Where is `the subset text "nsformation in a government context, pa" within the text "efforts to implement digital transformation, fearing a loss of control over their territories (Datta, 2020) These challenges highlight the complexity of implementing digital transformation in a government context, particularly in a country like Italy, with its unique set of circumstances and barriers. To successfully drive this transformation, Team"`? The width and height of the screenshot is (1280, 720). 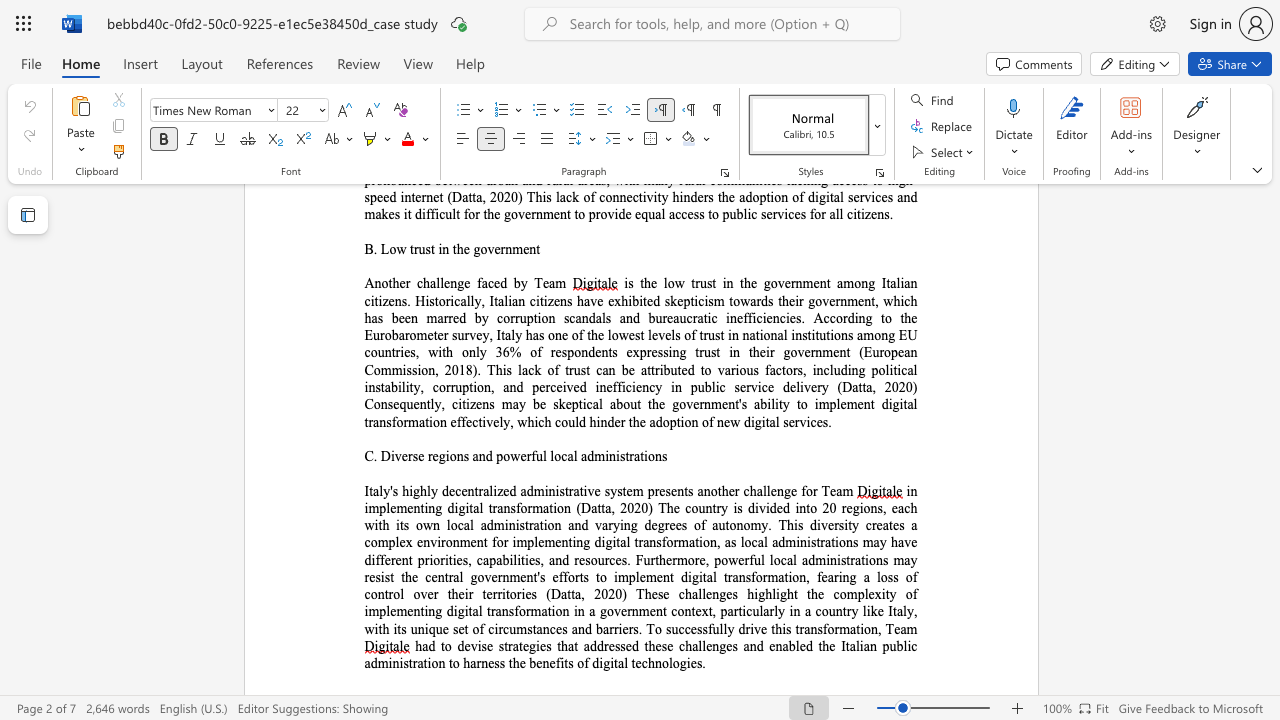
the subset text "nsformation in a government context, pa" within the text "efforts to implement digital transformation, fearing a loss of control over their territories (Datta, 2020) These challenges highlight the complexity of implementing digital transformation in a government context, particularly in a country like Italy, with its unique set of circumstances and barriers. To successfully drive this transformation, Team" is located at coordinates (501, 610).